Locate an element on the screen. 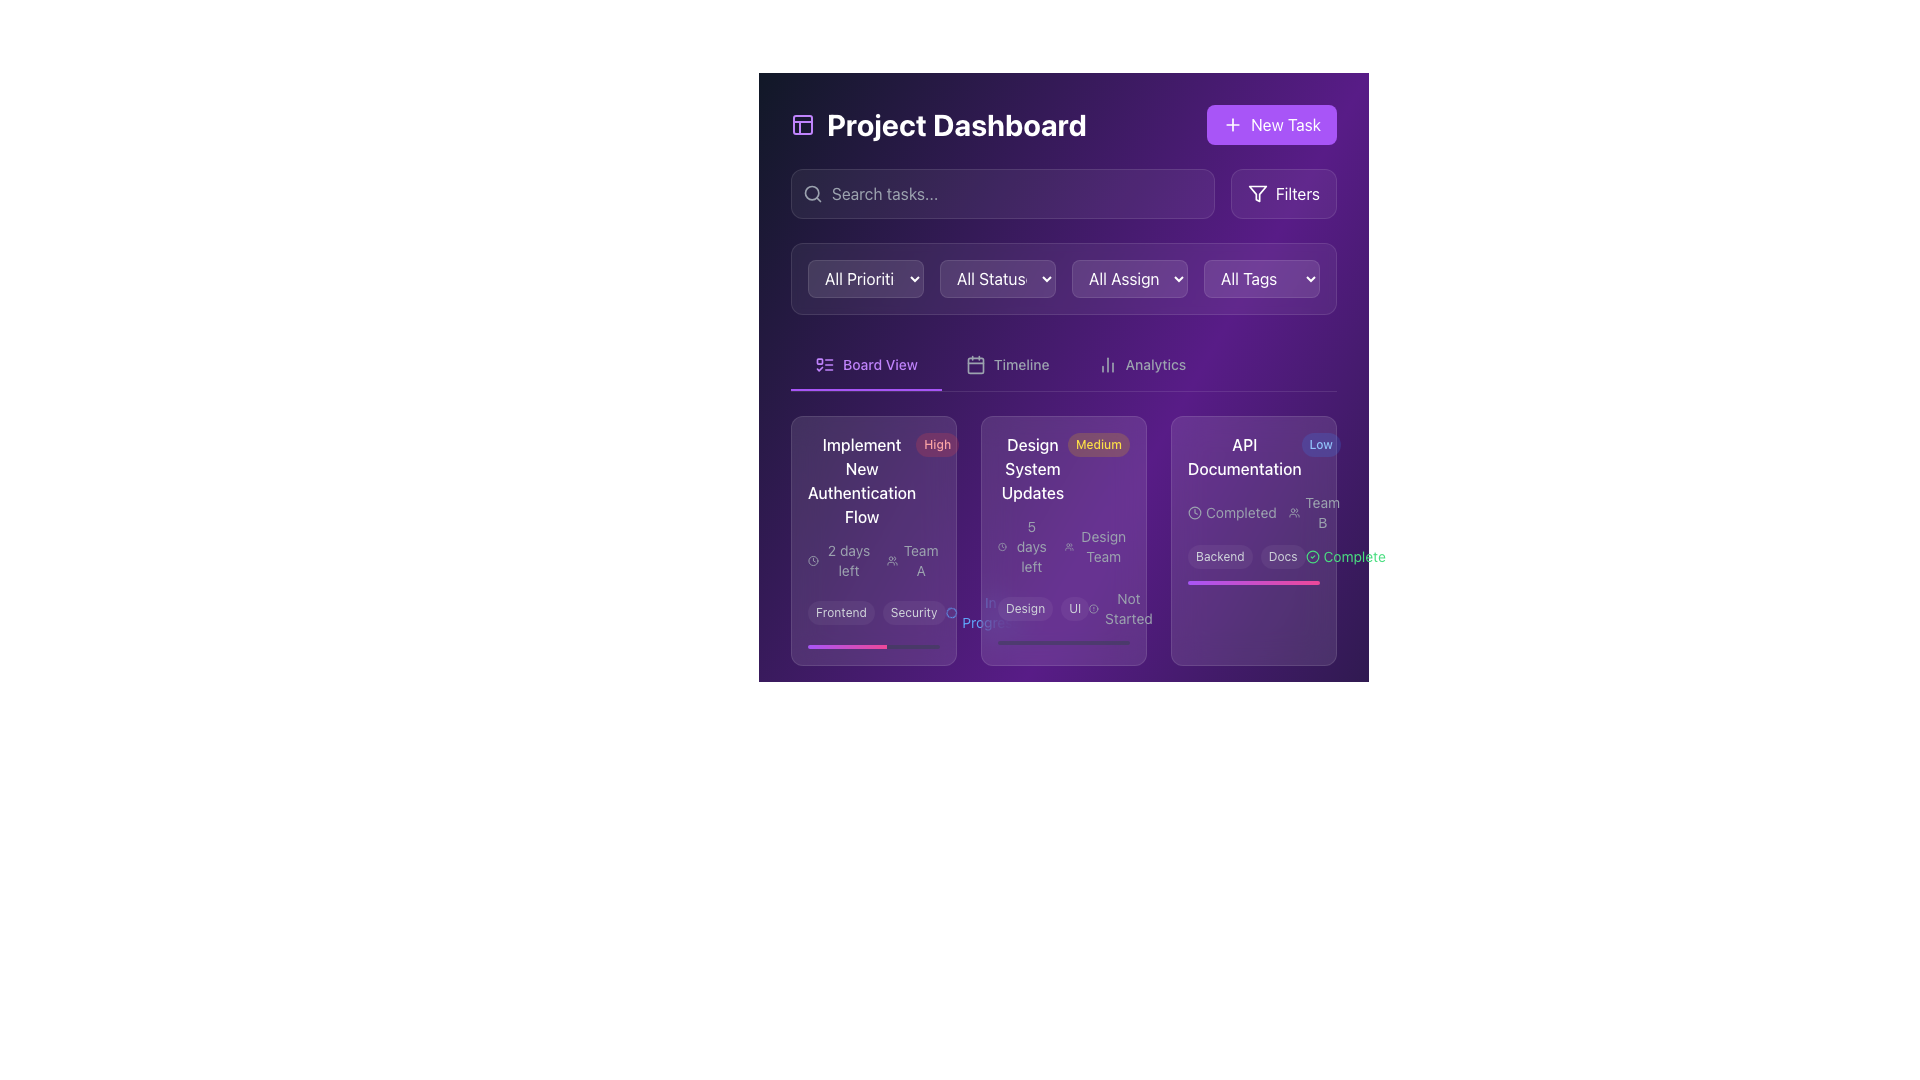 This screenshot has height=1080, width=1920. circular border graphic within the clock icon located in the 'API Documentation' card in the third column of the 'Board View' section is located at coordinates (1195, 511).